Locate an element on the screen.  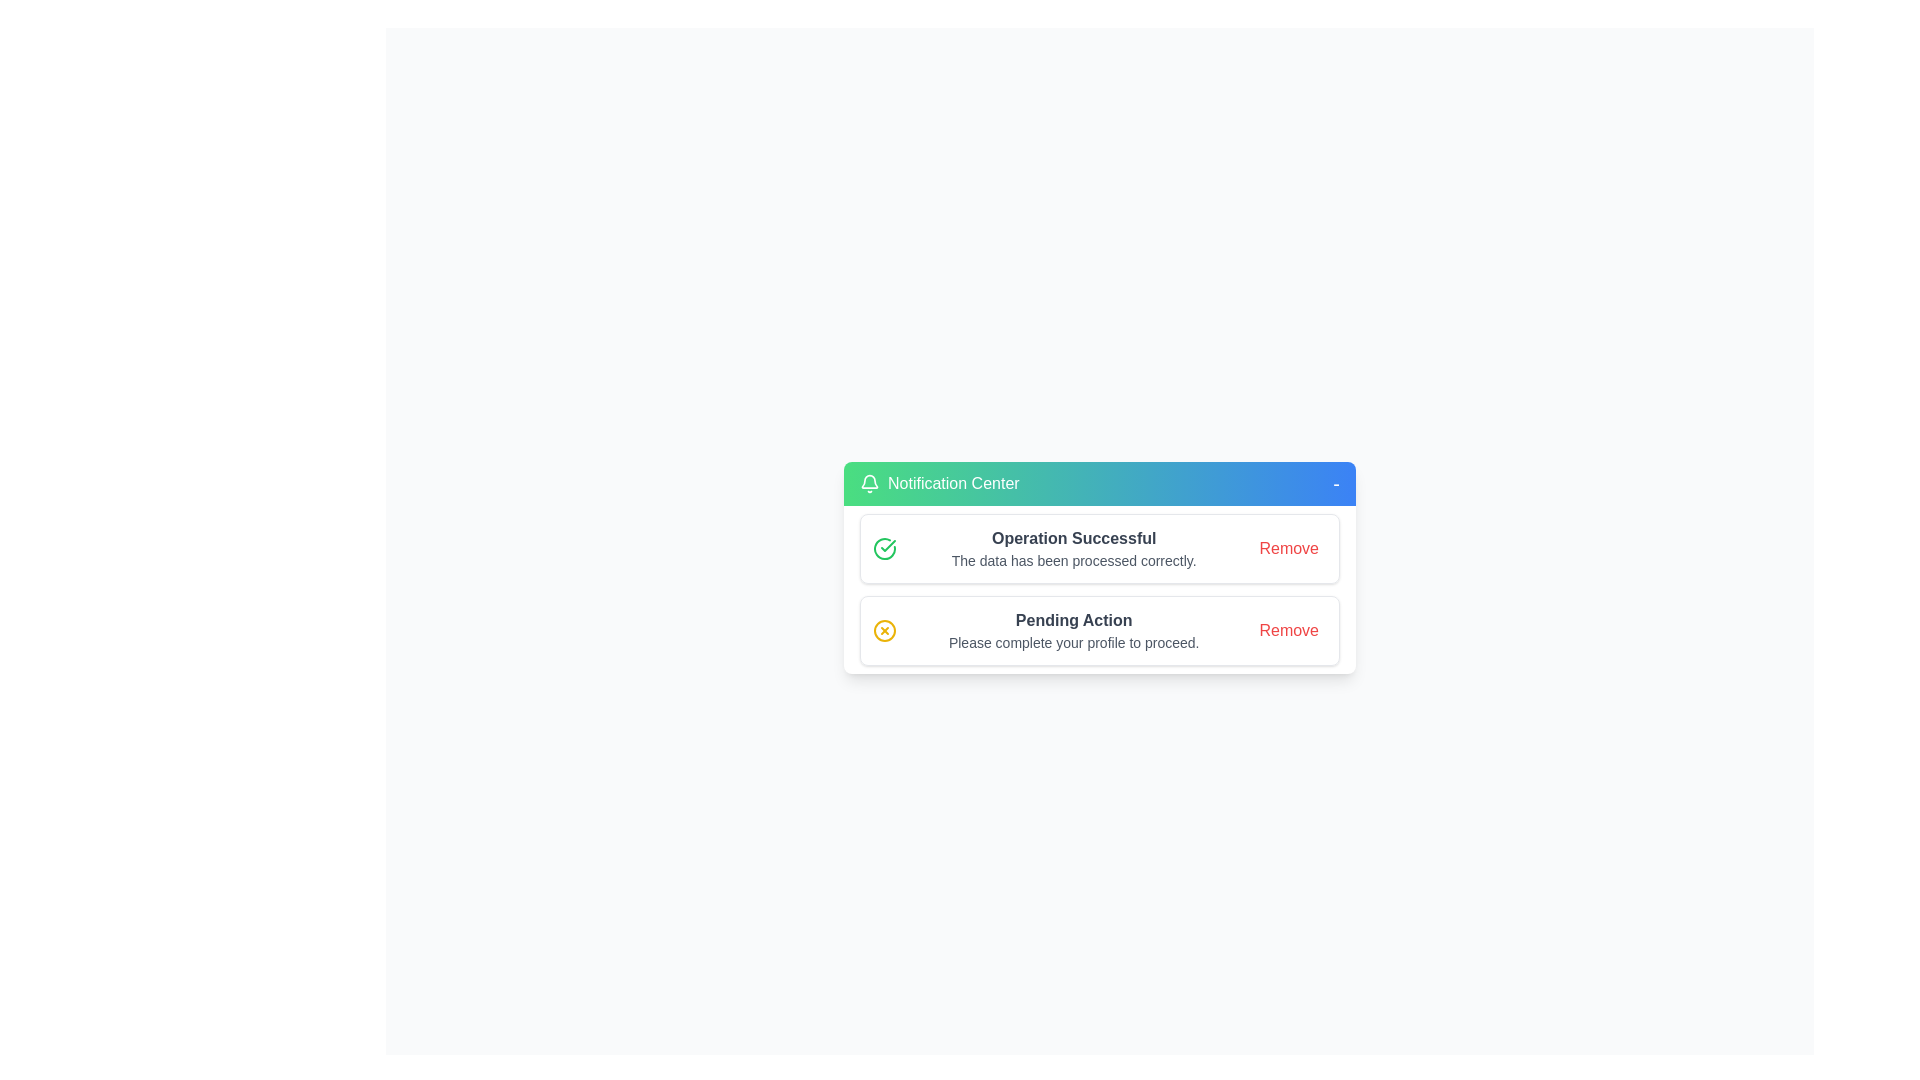
the minimize, collapse, or close button located on the far right of the notification bar labeled 'Notification Center' is located at coordinates (1335, 483).